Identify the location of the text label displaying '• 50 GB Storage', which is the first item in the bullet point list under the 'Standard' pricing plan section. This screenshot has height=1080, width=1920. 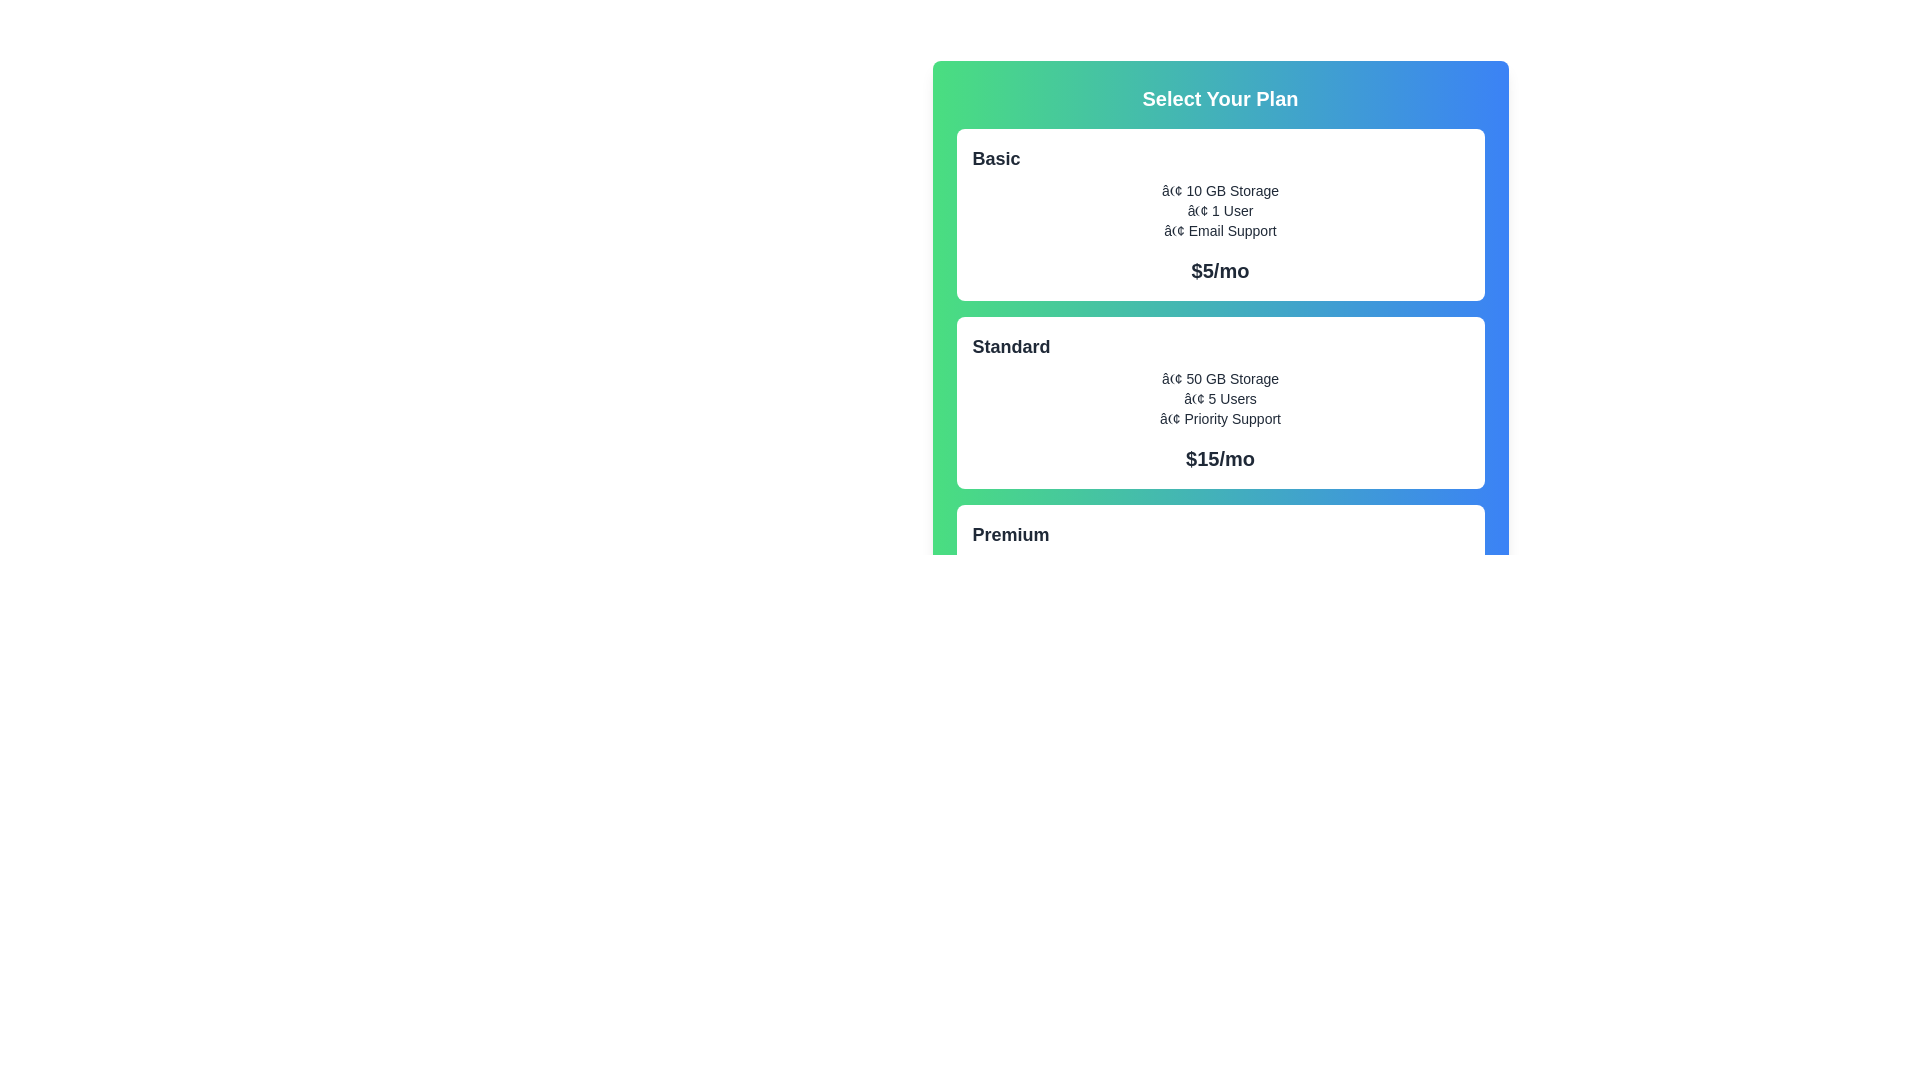
(1219, 378).